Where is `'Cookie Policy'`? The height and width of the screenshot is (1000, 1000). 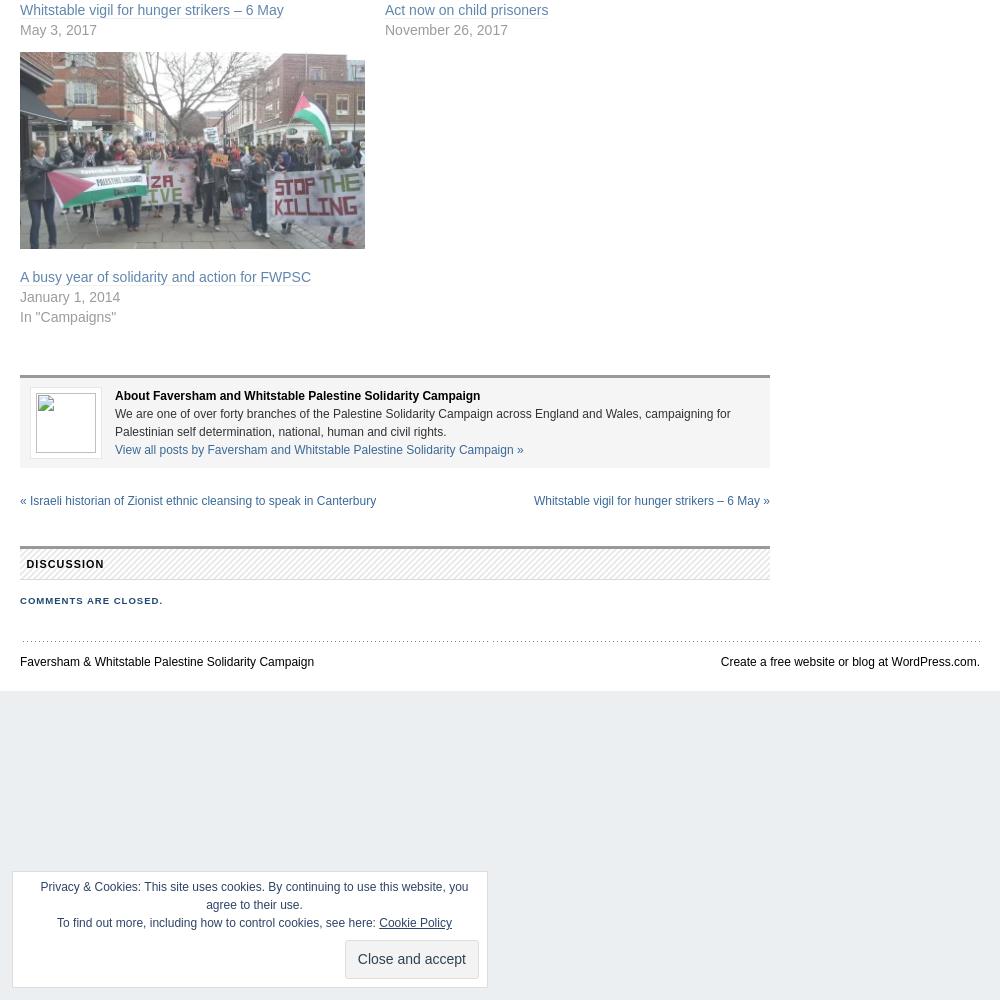 'Cookie Policy' is located at coordinates (415, 923).